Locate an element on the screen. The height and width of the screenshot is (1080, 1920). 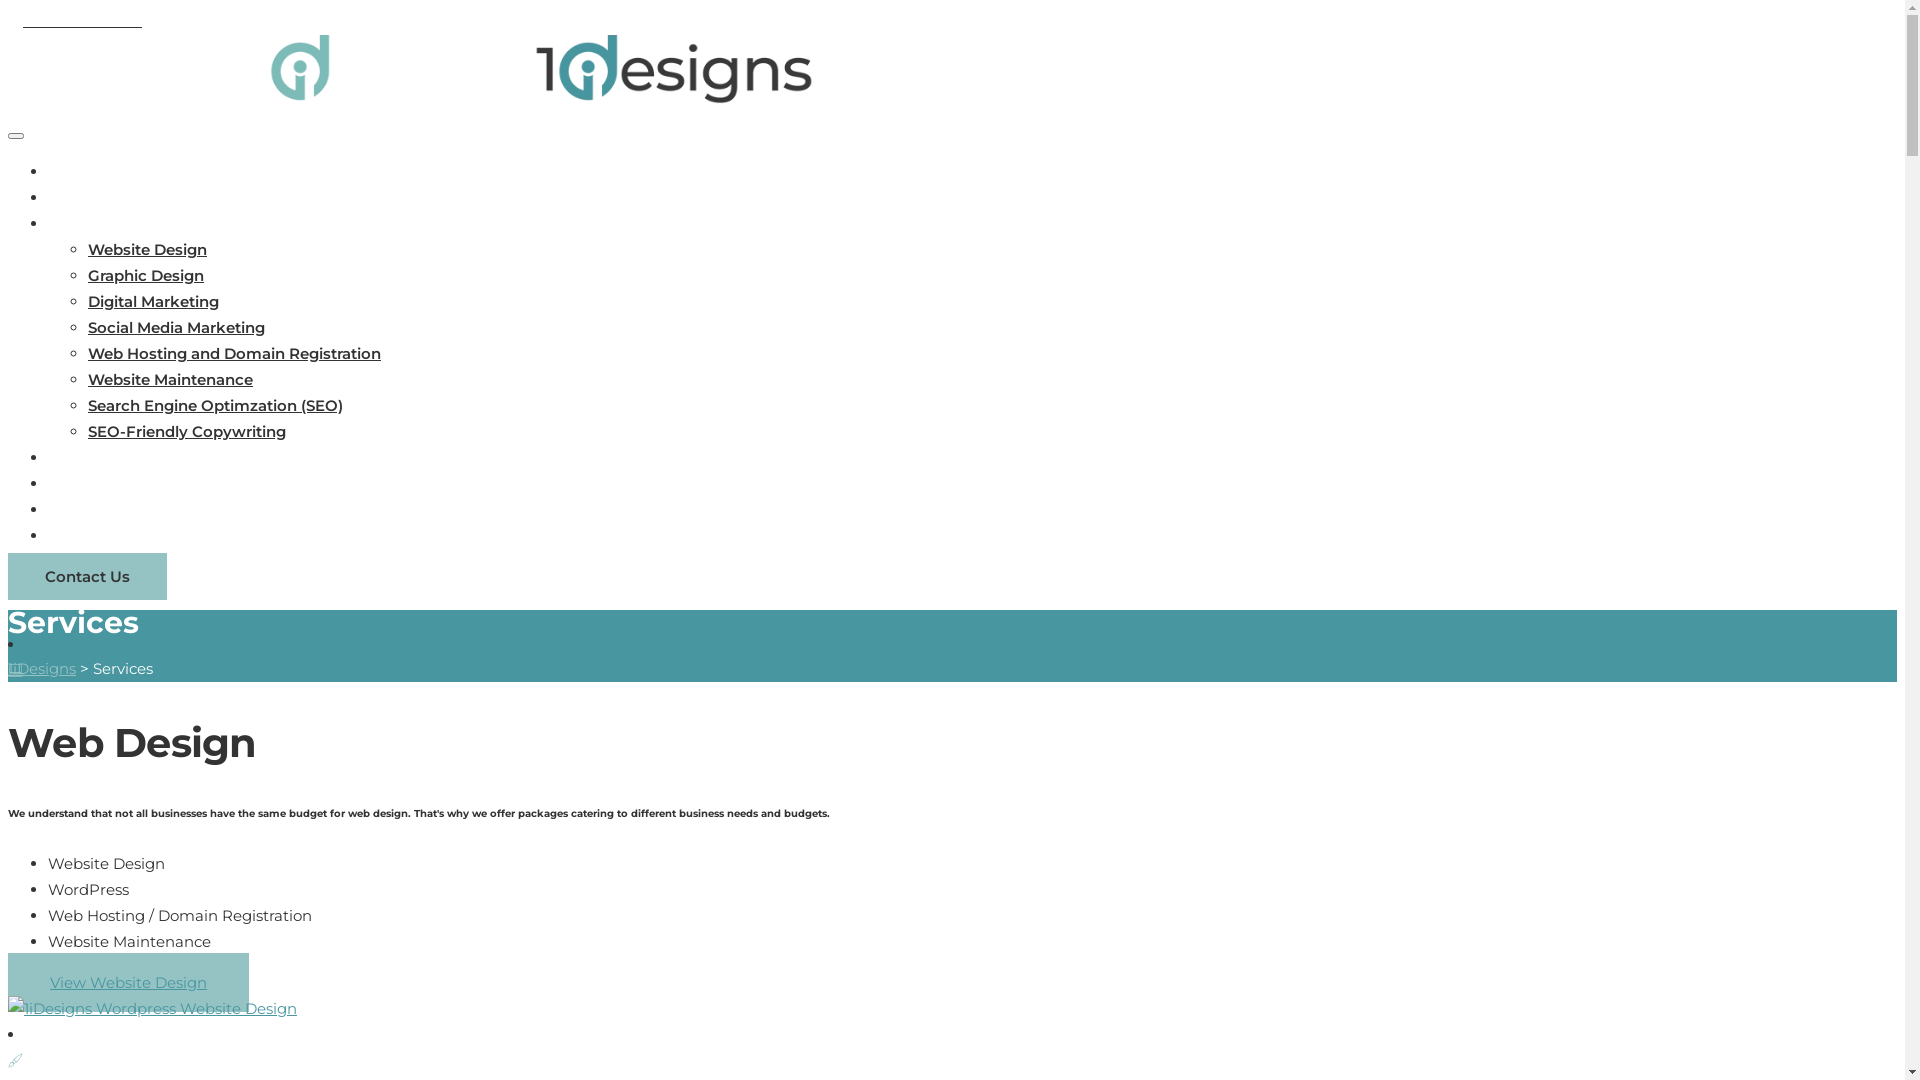
'1iDesigns Wordpress Website Design' is located at coordinates (151, 1009).